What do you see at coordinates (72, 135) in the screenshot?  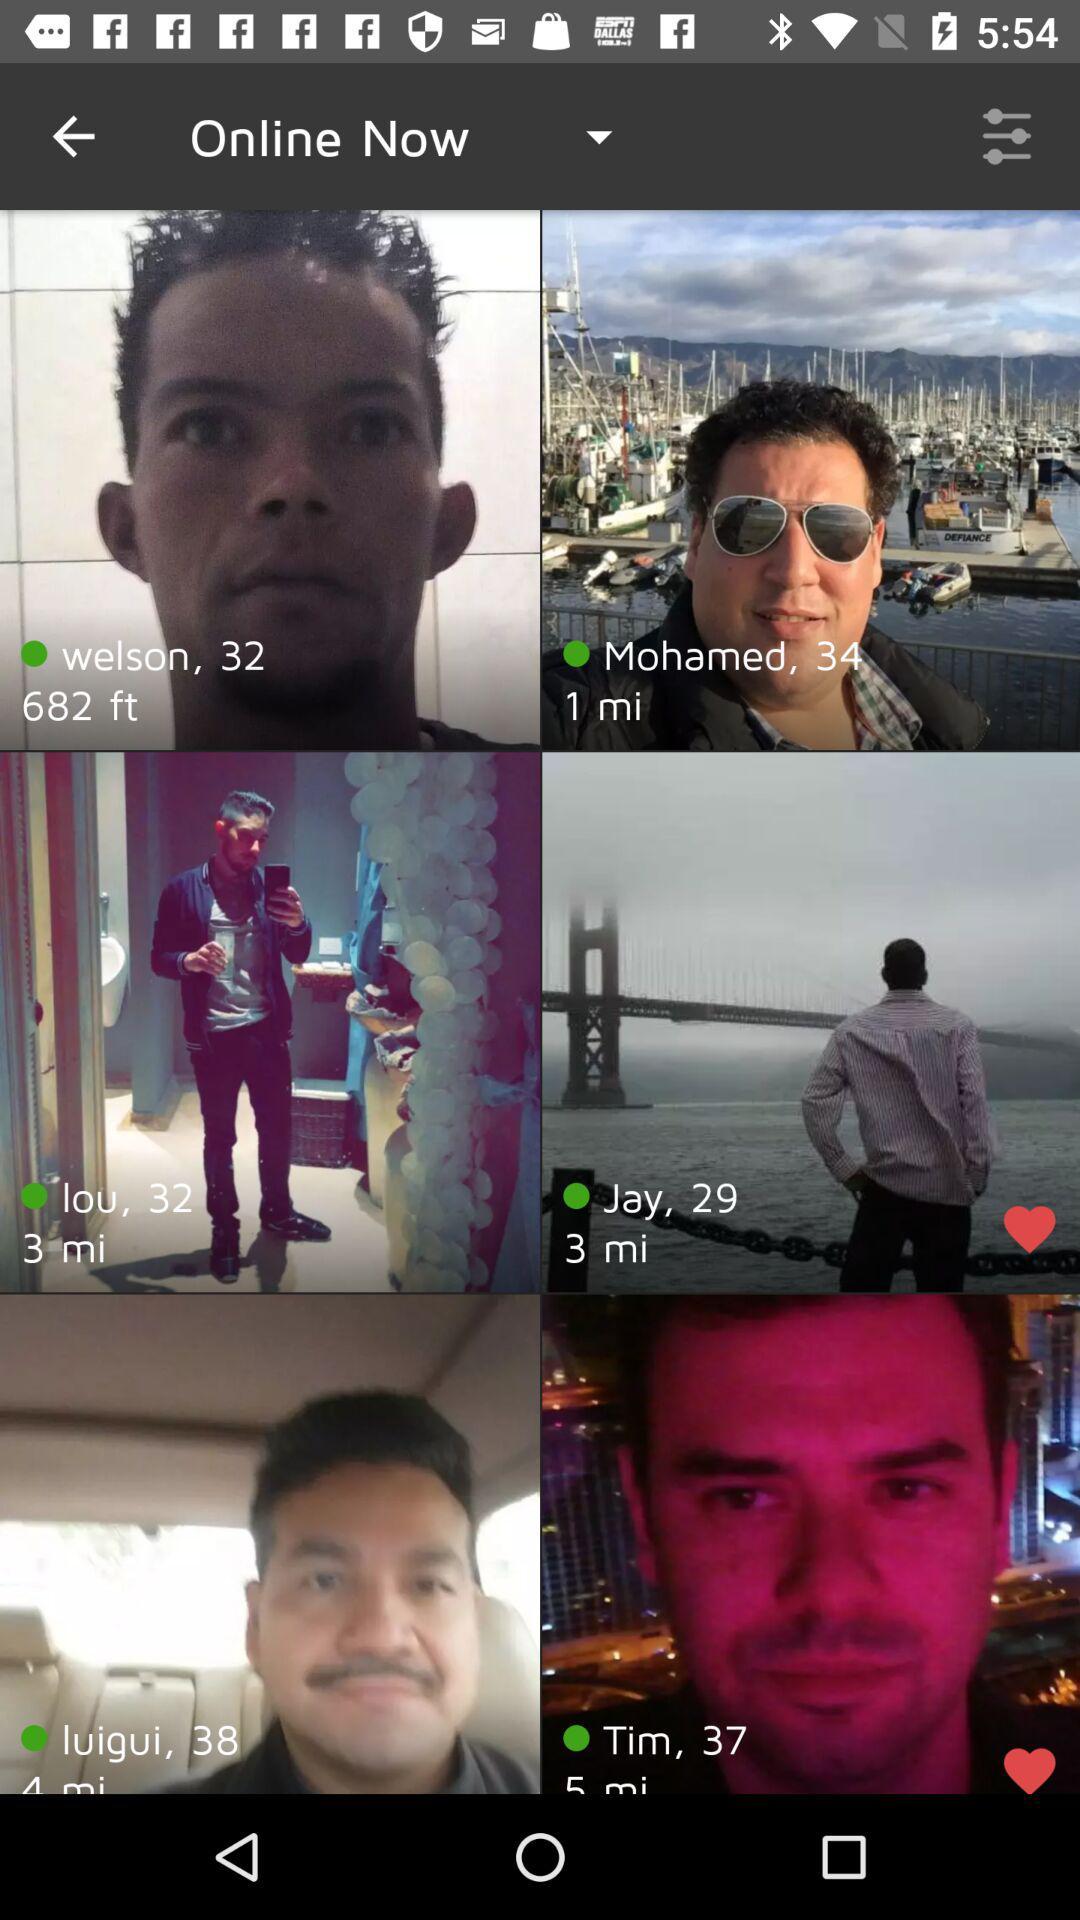 I see `icon next to the online now item` at bounding box center [72, 135].